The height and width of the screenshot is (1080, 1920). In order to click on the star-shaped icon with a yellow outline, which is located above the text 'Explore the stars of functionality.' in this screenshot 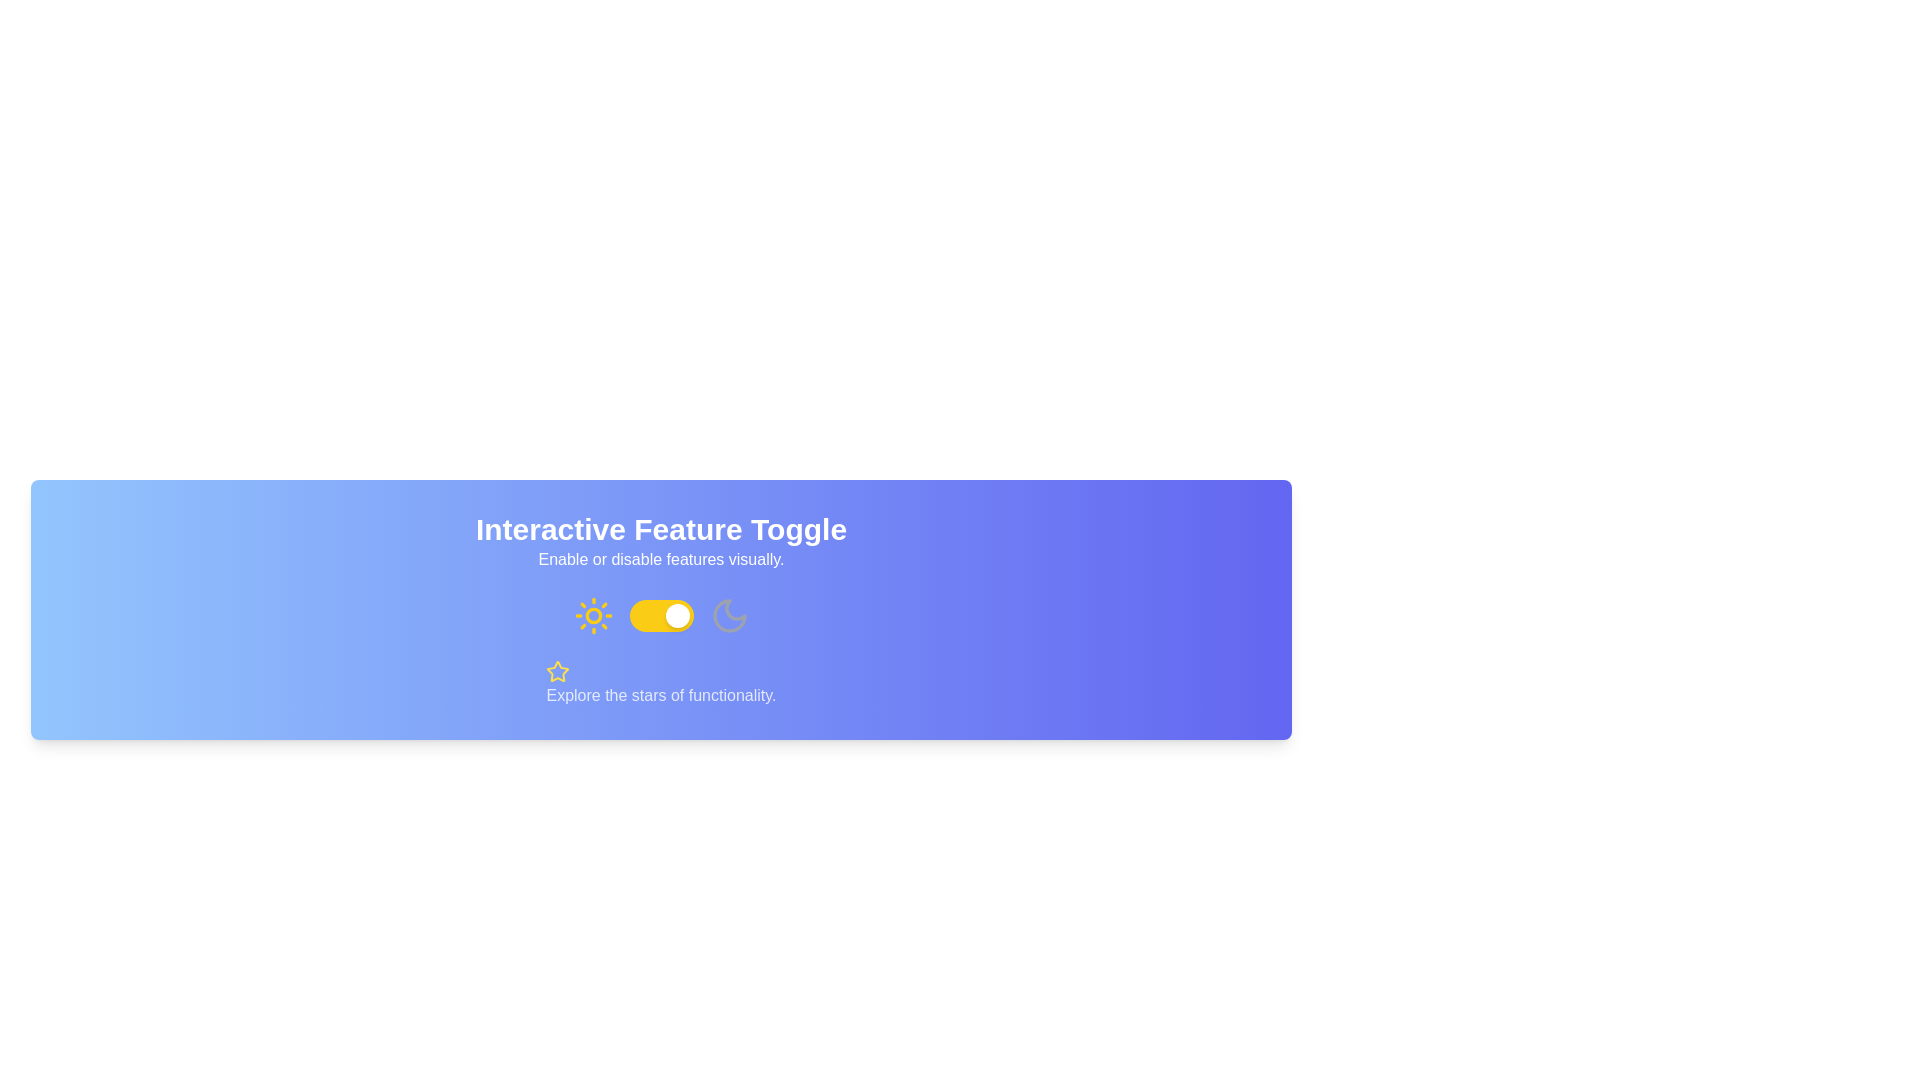, I will do `click(558, 671)`.